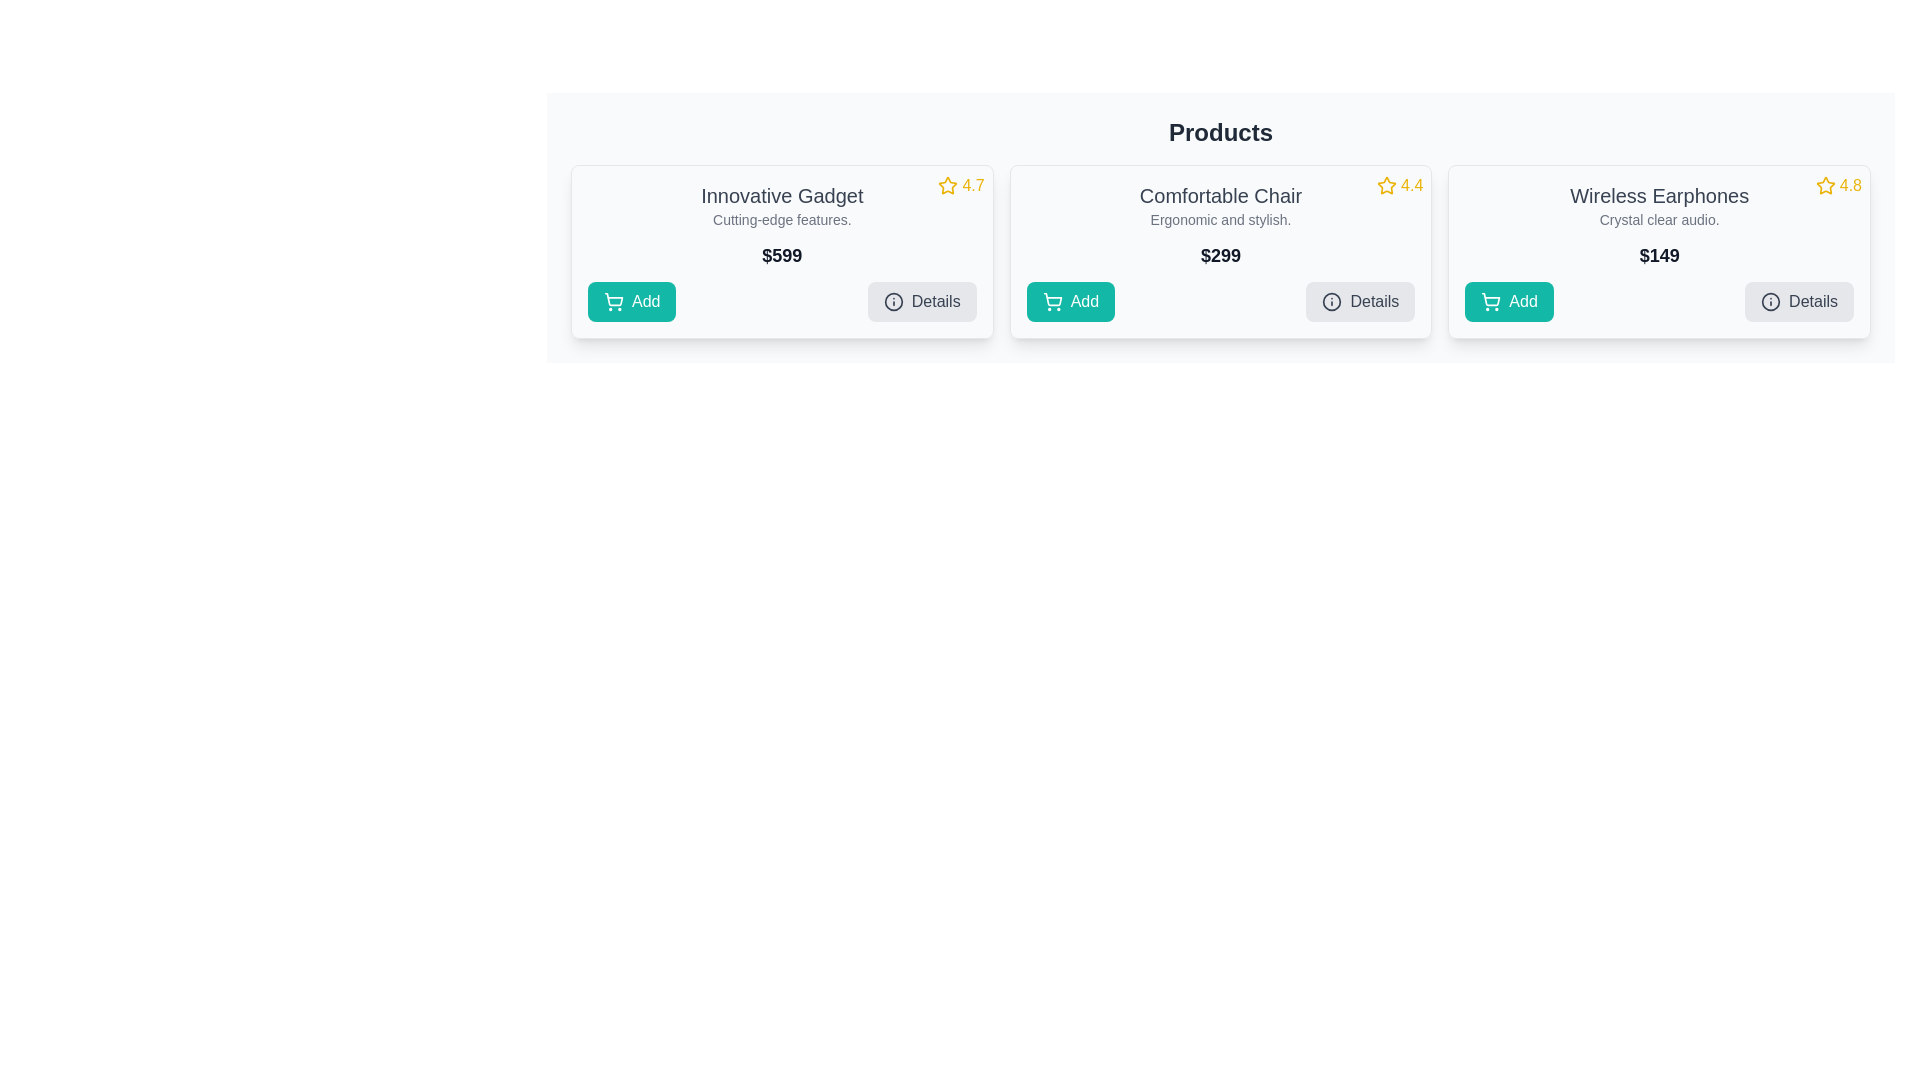  What do you see at coordinates (1659, 196) in the screenshot?
I see `the text label indicating 'Wireless Earphones' located in the top section of the rightmost product card, positioned above the descriptive text 'Crystal clear audio.' and below the rating icon '4.8'` at bounding box center [1659, 196].